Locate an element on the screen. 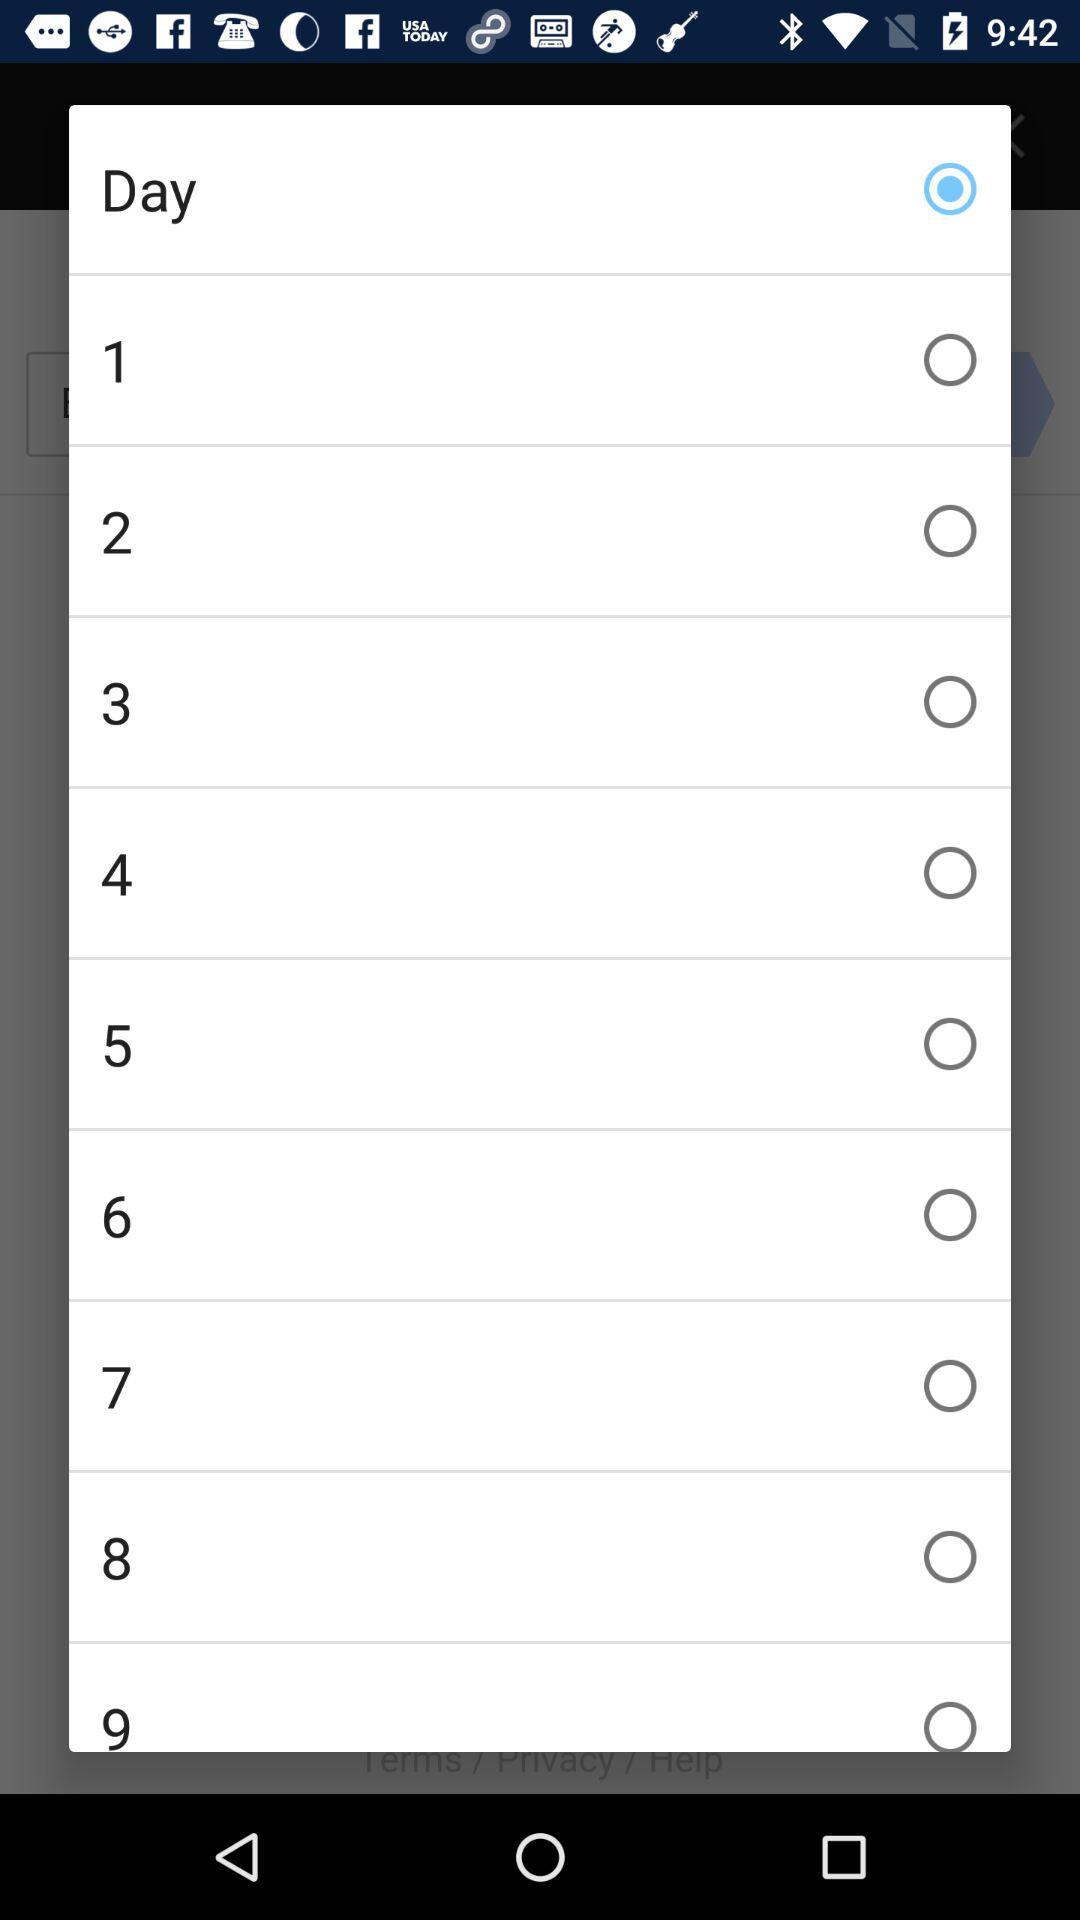  icon below the 6 icon is located at coordinates (540, 1385).